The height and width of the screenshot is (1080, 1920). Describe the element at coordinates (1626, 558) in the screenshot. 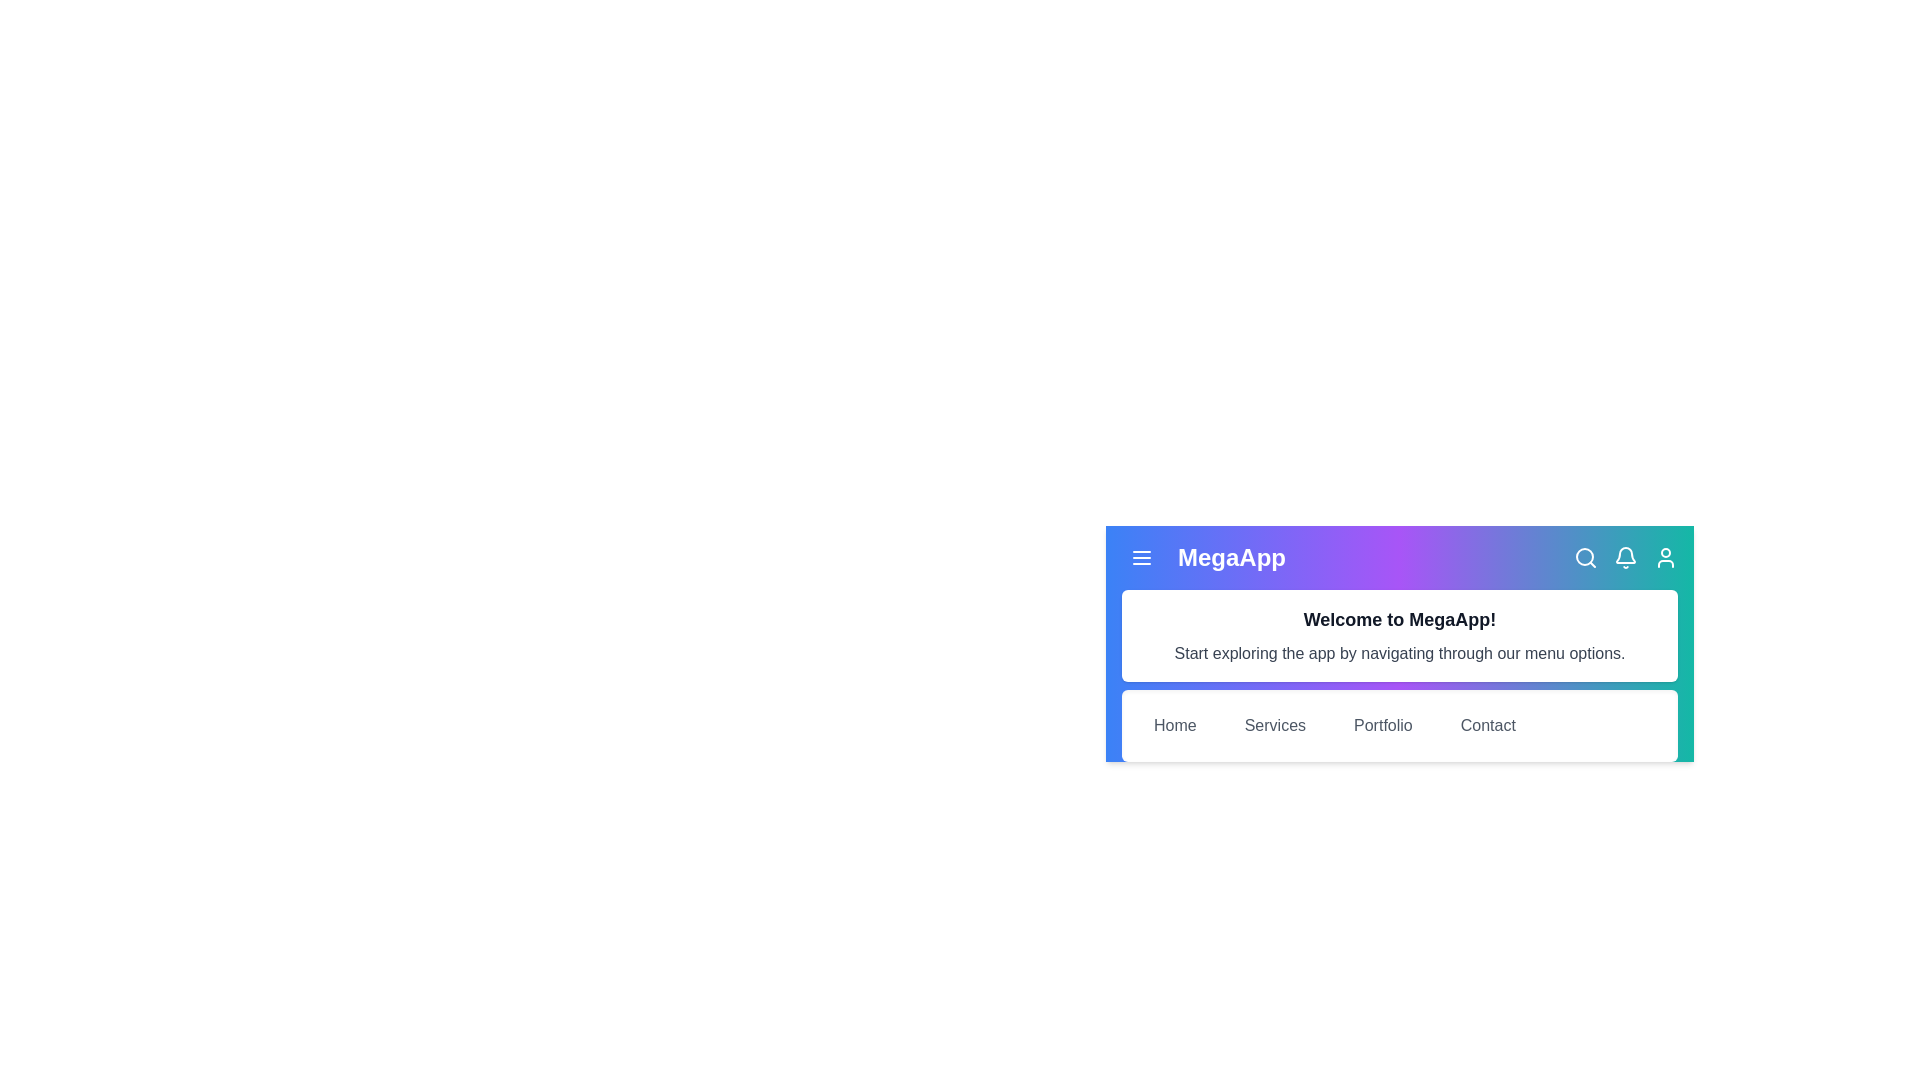

I see `the bell icon to view notifications` at that location.